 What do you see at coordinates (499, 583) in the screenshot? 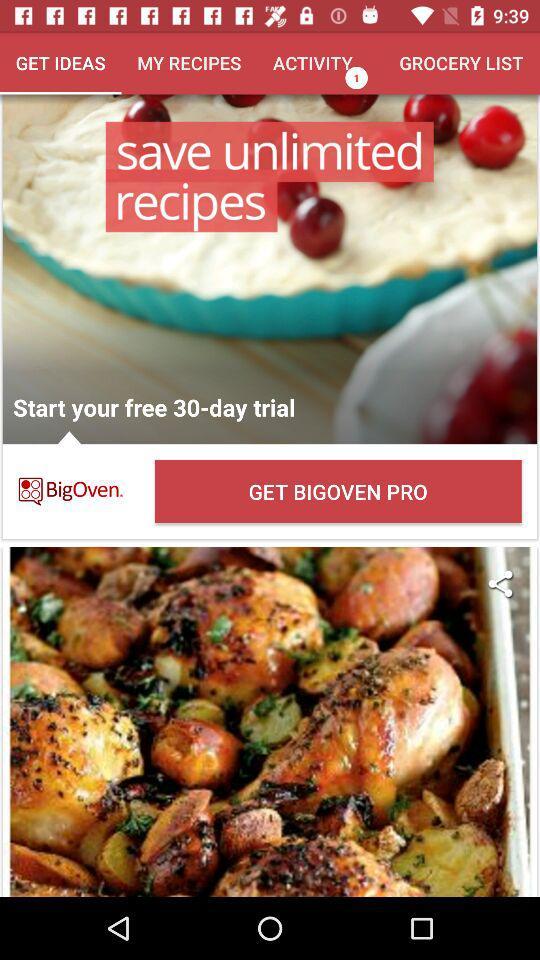
I see `the item on the right` at bounding box center [499, 583].